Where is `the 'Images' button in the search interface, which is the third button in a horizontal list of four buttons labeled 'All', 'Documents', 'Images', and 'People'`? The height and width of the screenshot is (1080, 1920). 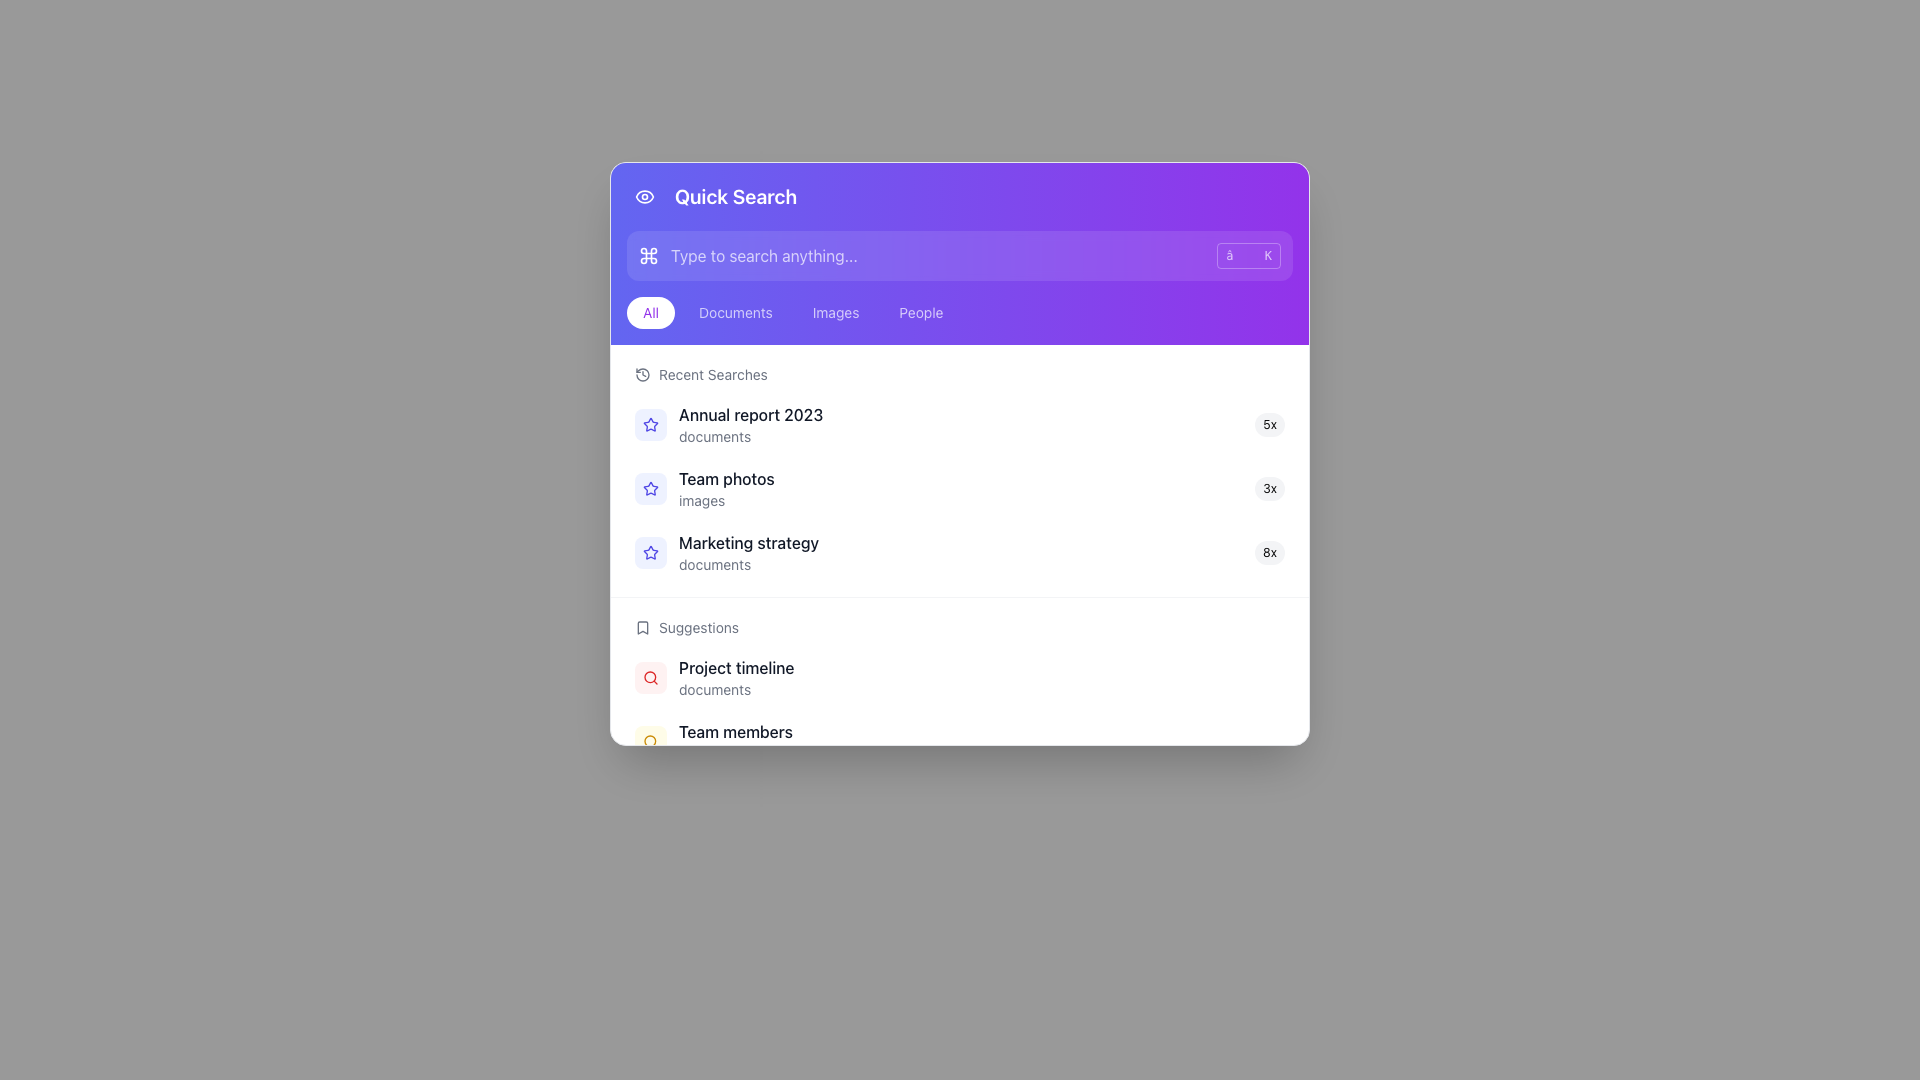 the 'Images' button in the search interface, which is the third button in a horizontal list of four buttons labeled 'All', 'Documents', 'Images', and 'People' is located at coordinates (836, 312).